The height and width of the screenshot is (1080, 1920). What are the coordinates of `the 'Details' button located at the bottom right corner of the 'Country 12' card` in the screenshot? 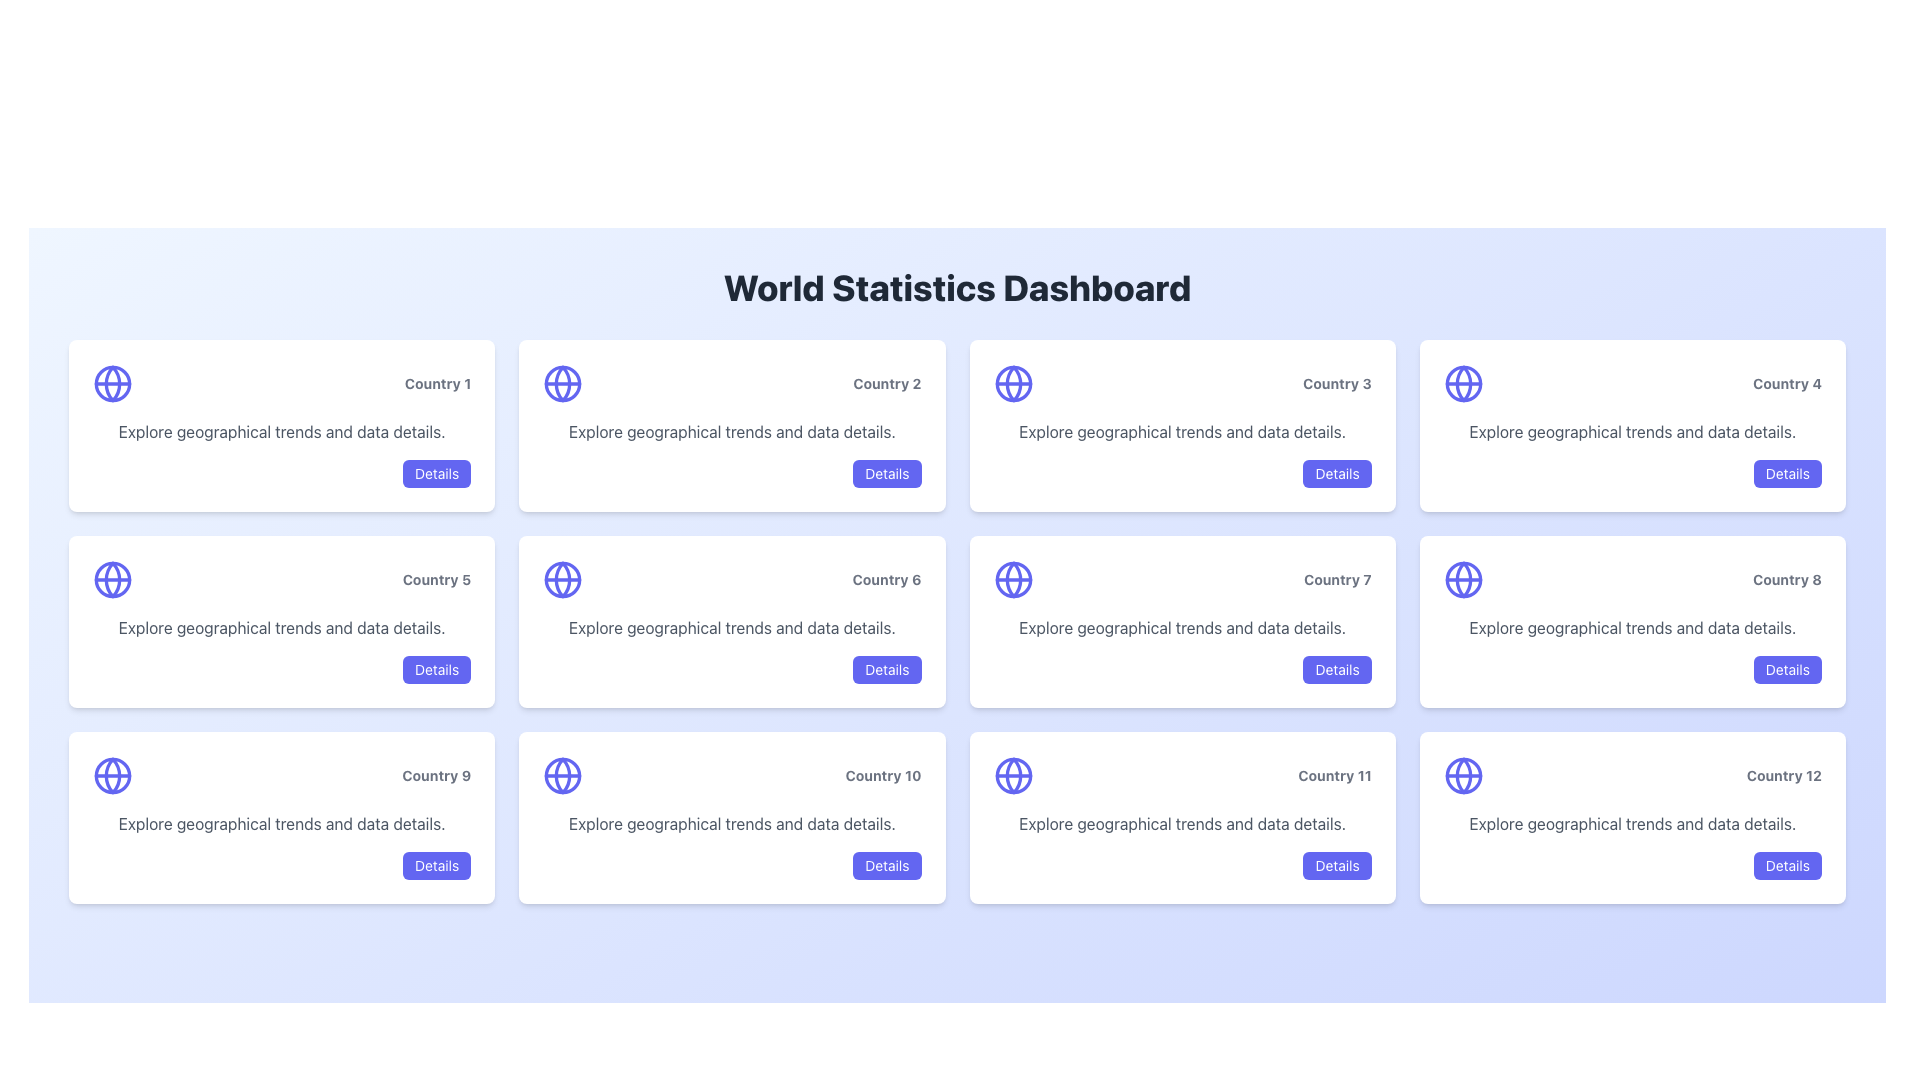 It's located at (1787, 865).